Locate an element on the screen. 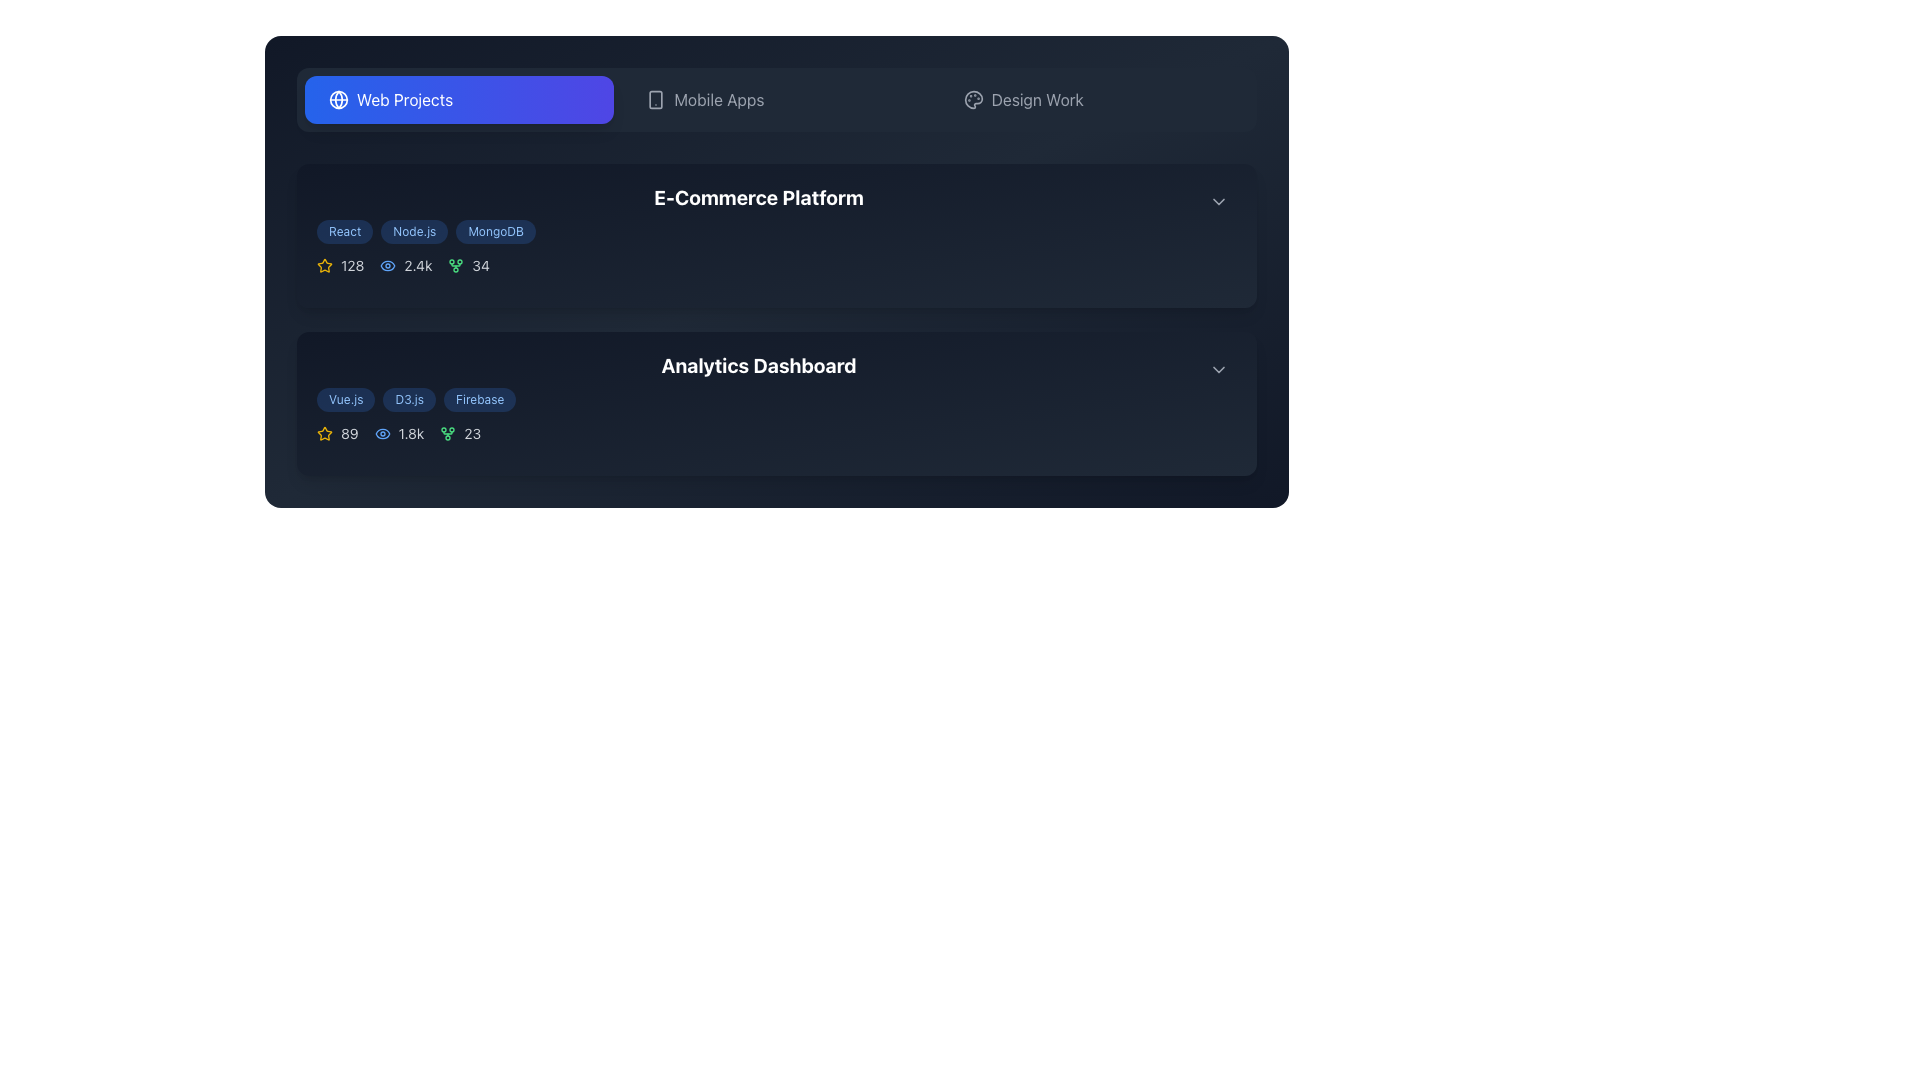  the small green SVG icon depicting a Git Fork symbol, located in the second row of the project list under 'Analytics Dashboard' is located at coordinates (447, 433).